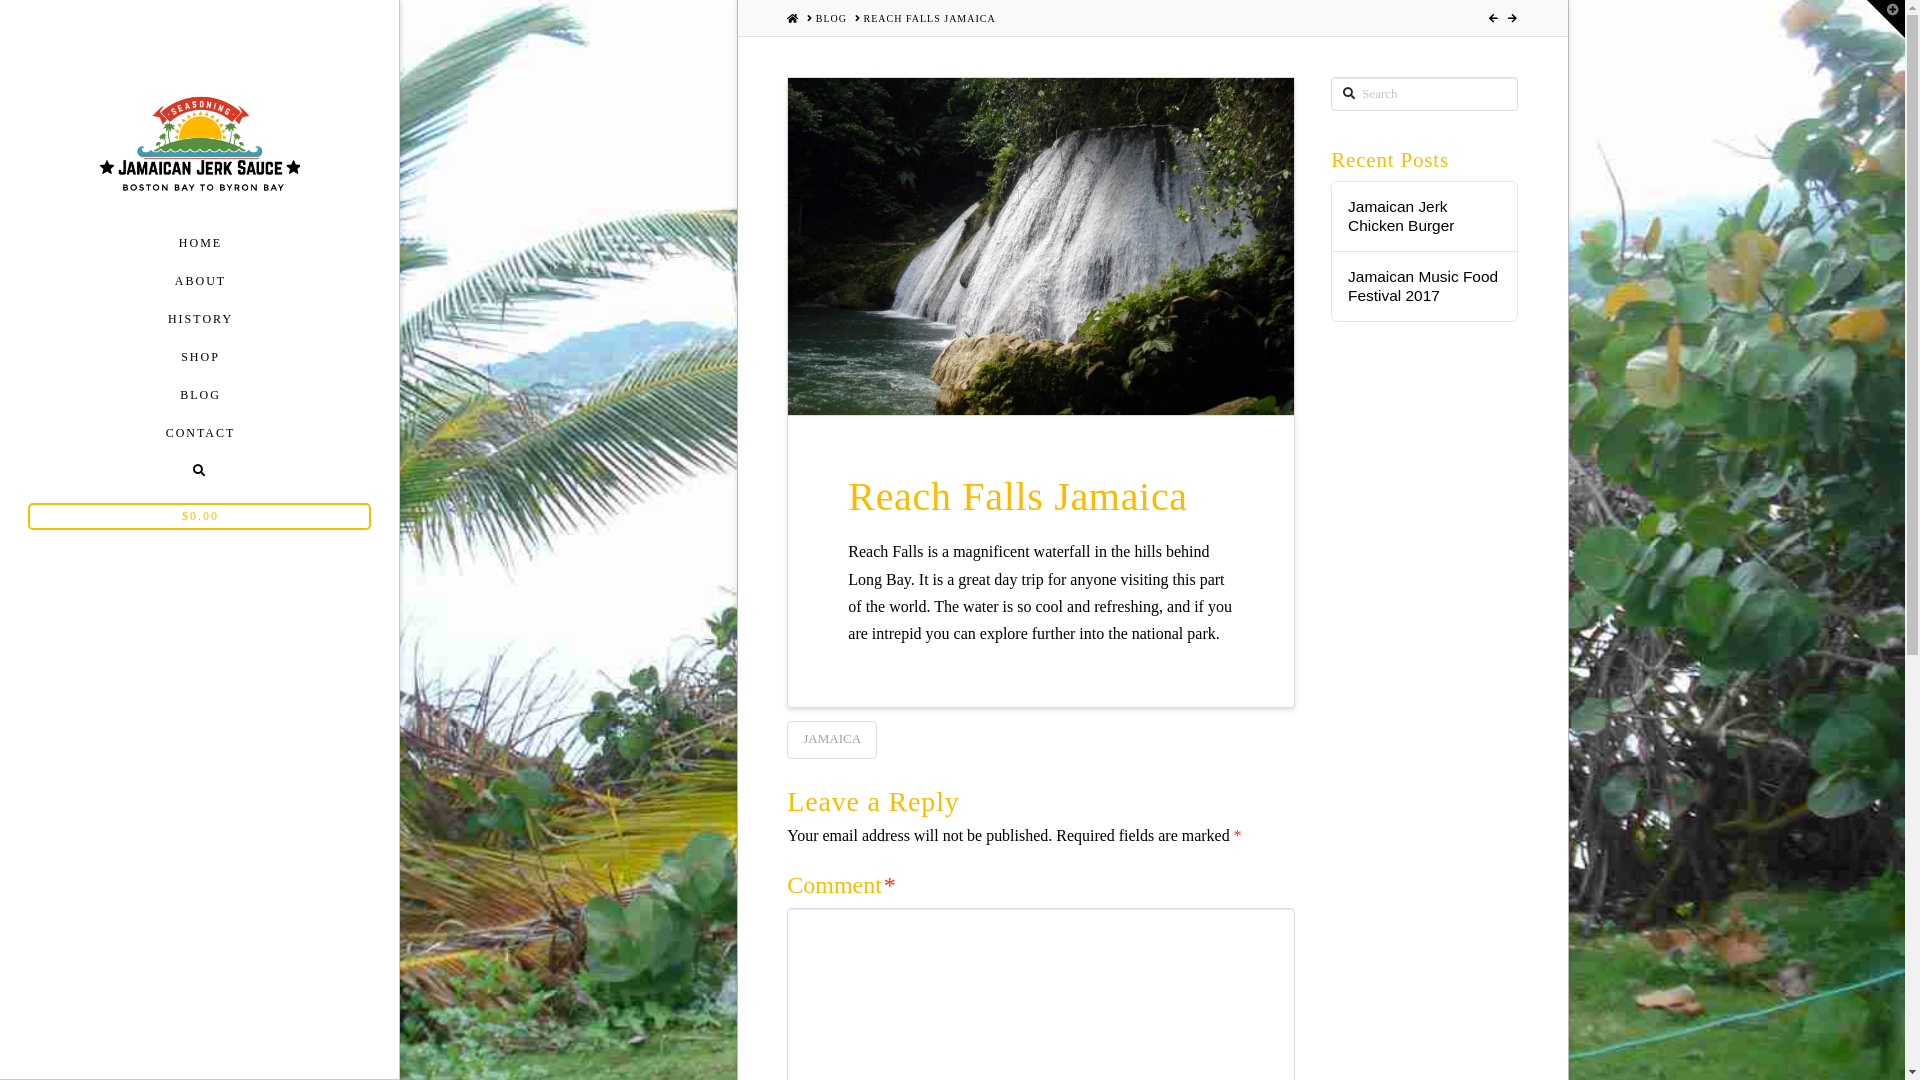  I want to click on 'SHOP', so click(199, 356).